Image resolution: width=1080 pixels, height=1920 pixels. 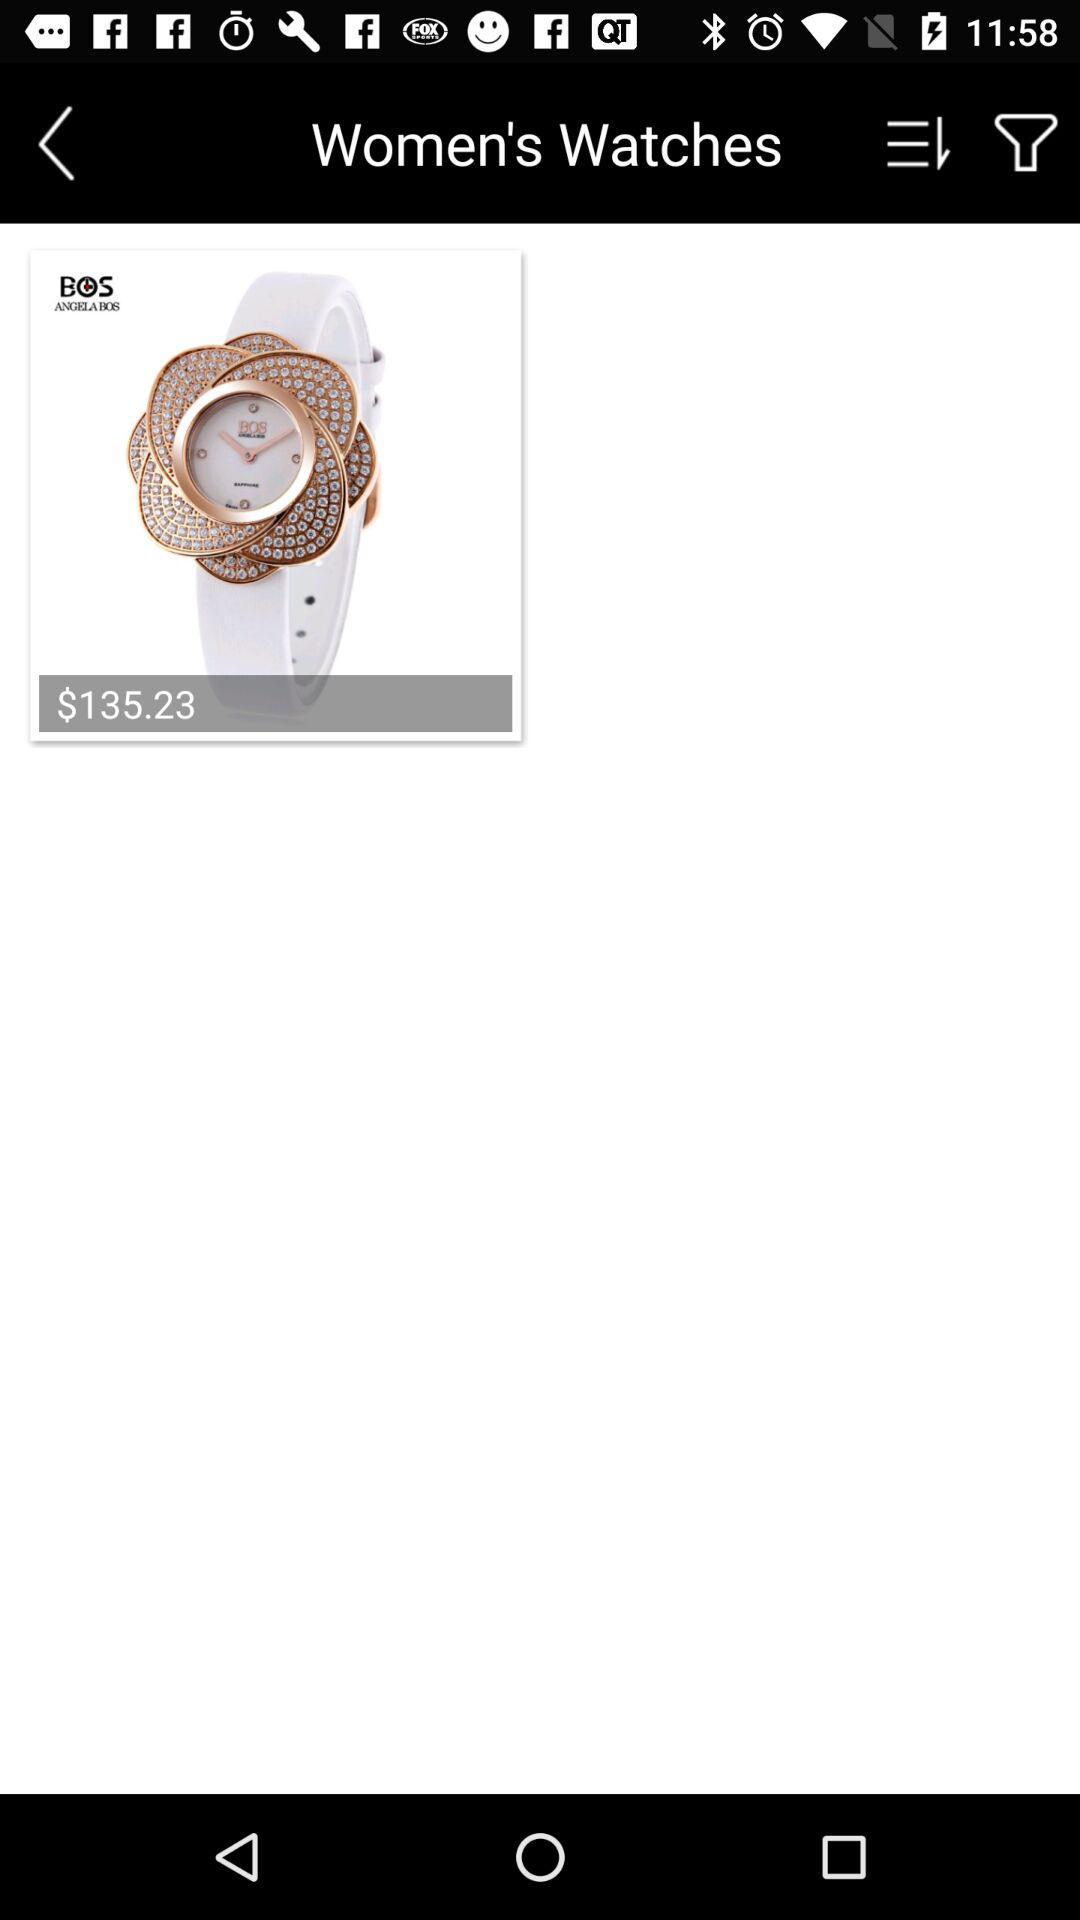 I want to click on sort product by, so click(x=919, y=142).